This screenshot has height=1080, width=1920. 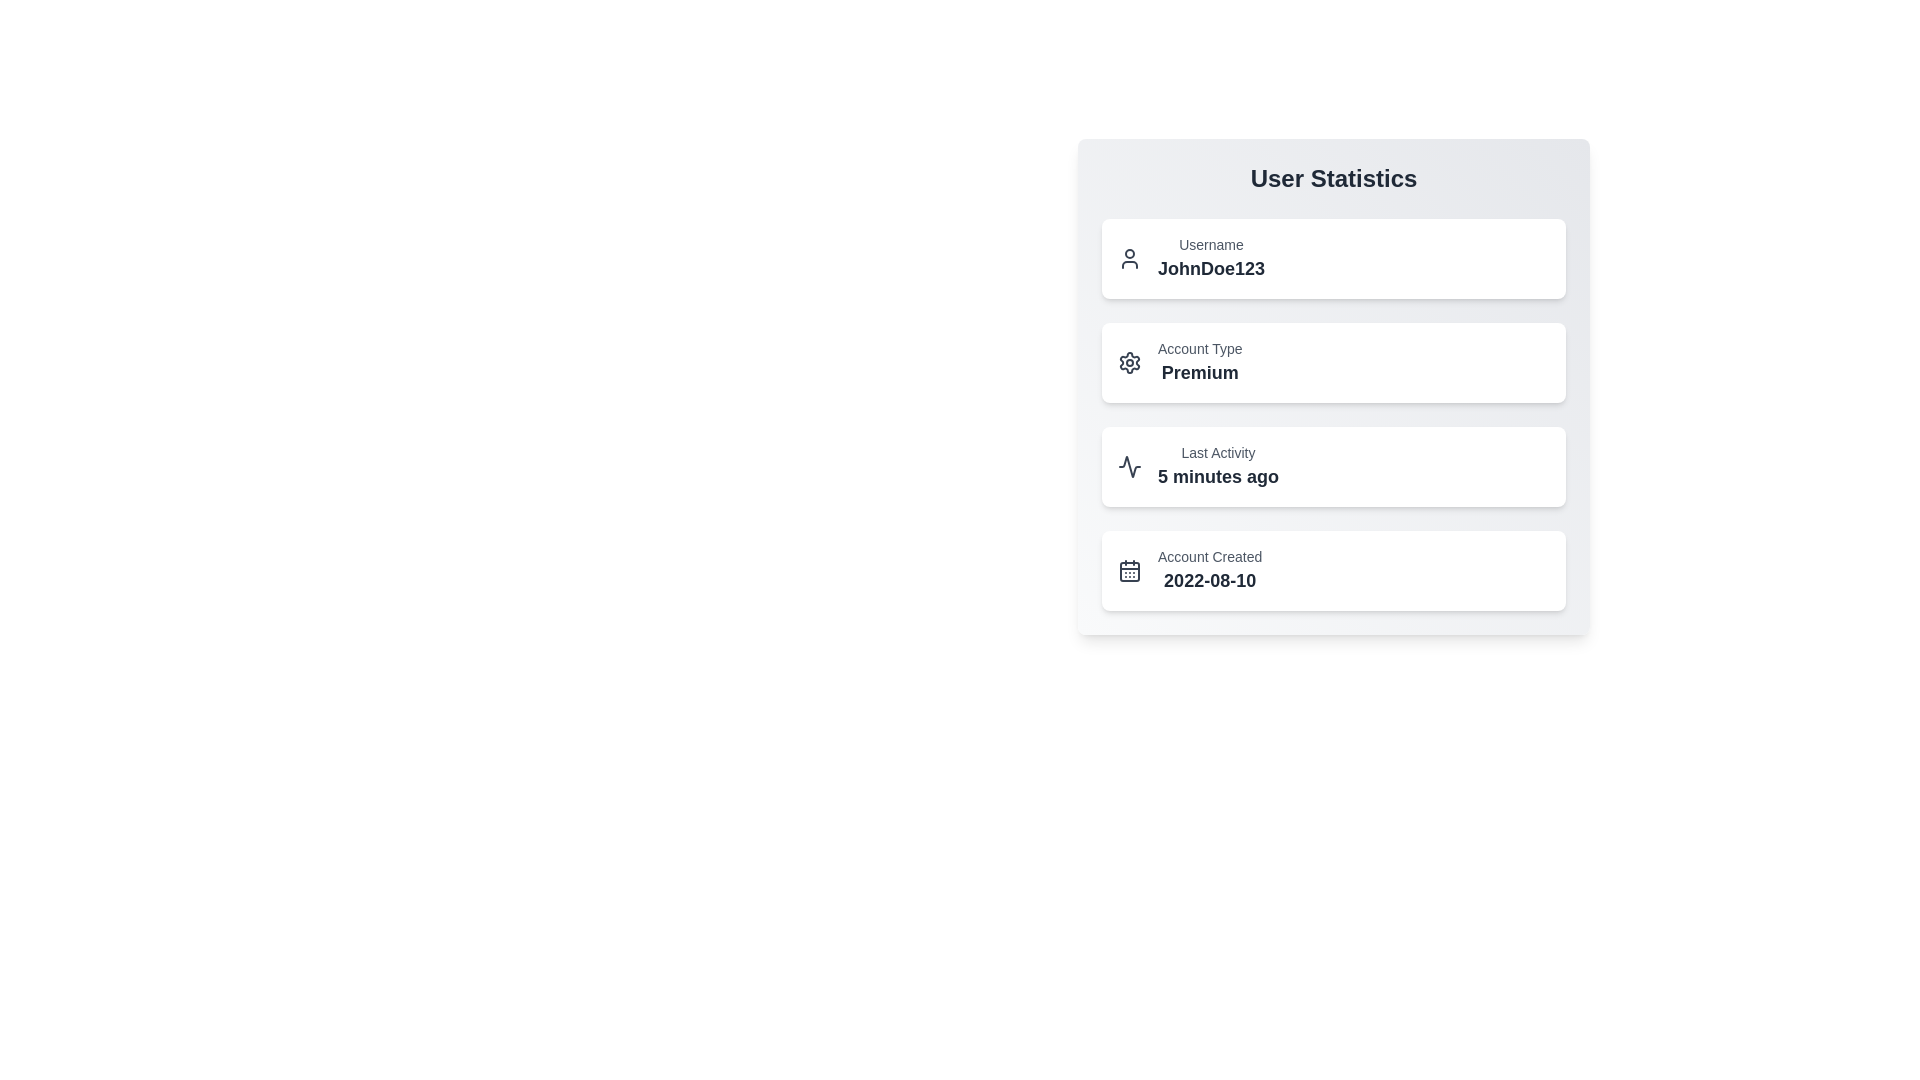 What do you see at coordinates (1334, 386) in the screenshot?
I see `the Information Panel element titled 'User Statistics' which displays user-related details such as username, account type, last activity, and account created date` at bounding box center [1334, 386].